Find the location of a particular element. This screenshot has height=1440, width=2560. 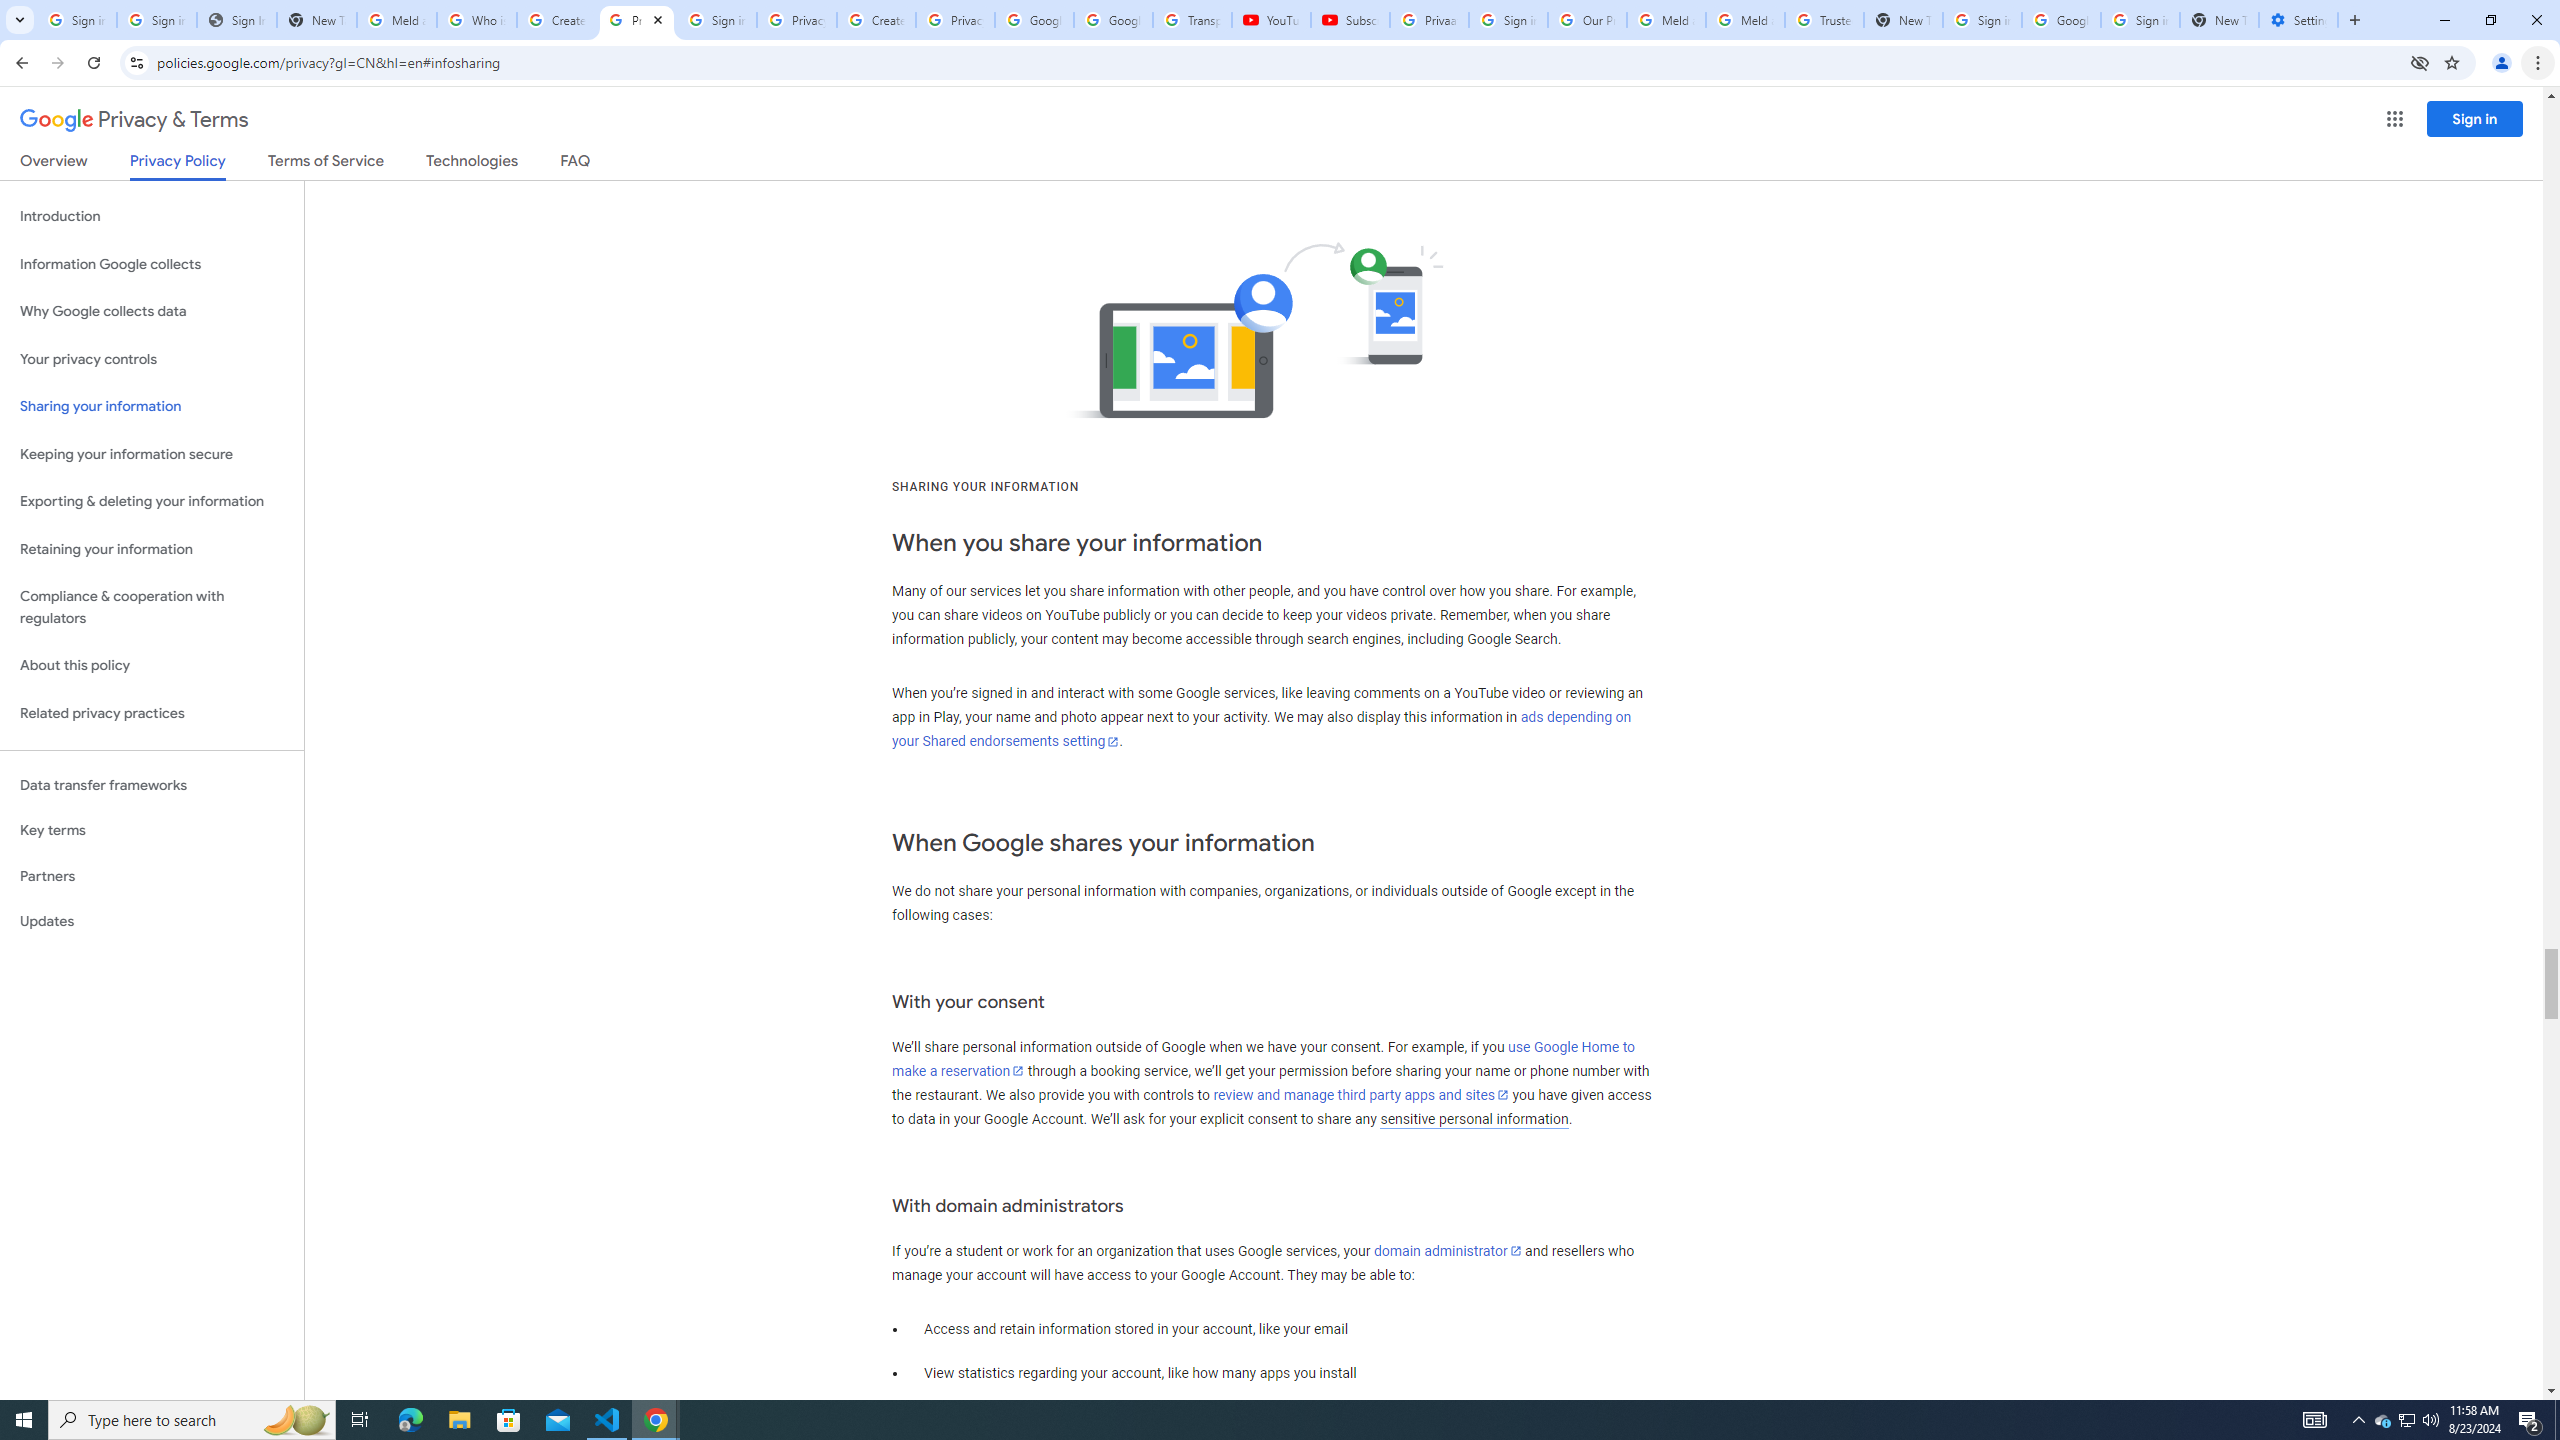

'Sharing your information' is located at coordinates (151, 405).